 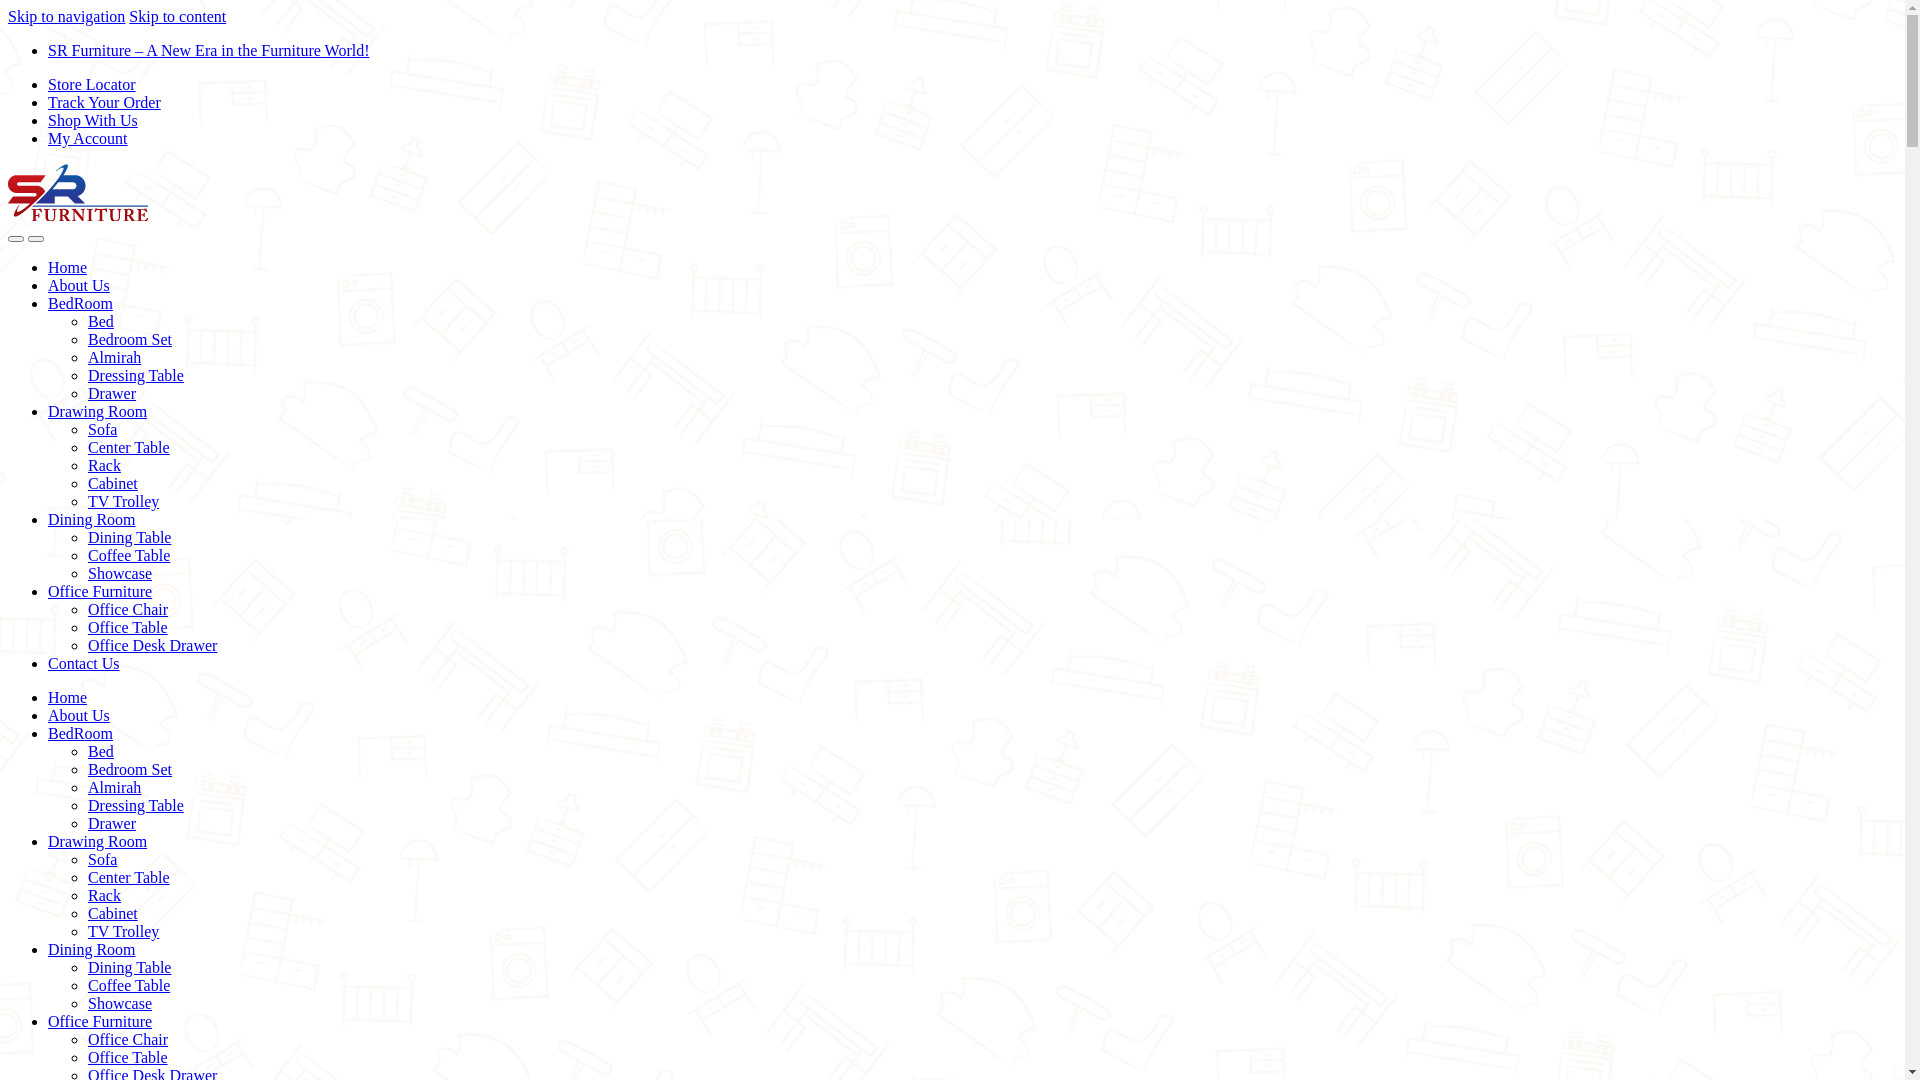 I want to click on 'Dressing Table', so click(x=134, y=375).